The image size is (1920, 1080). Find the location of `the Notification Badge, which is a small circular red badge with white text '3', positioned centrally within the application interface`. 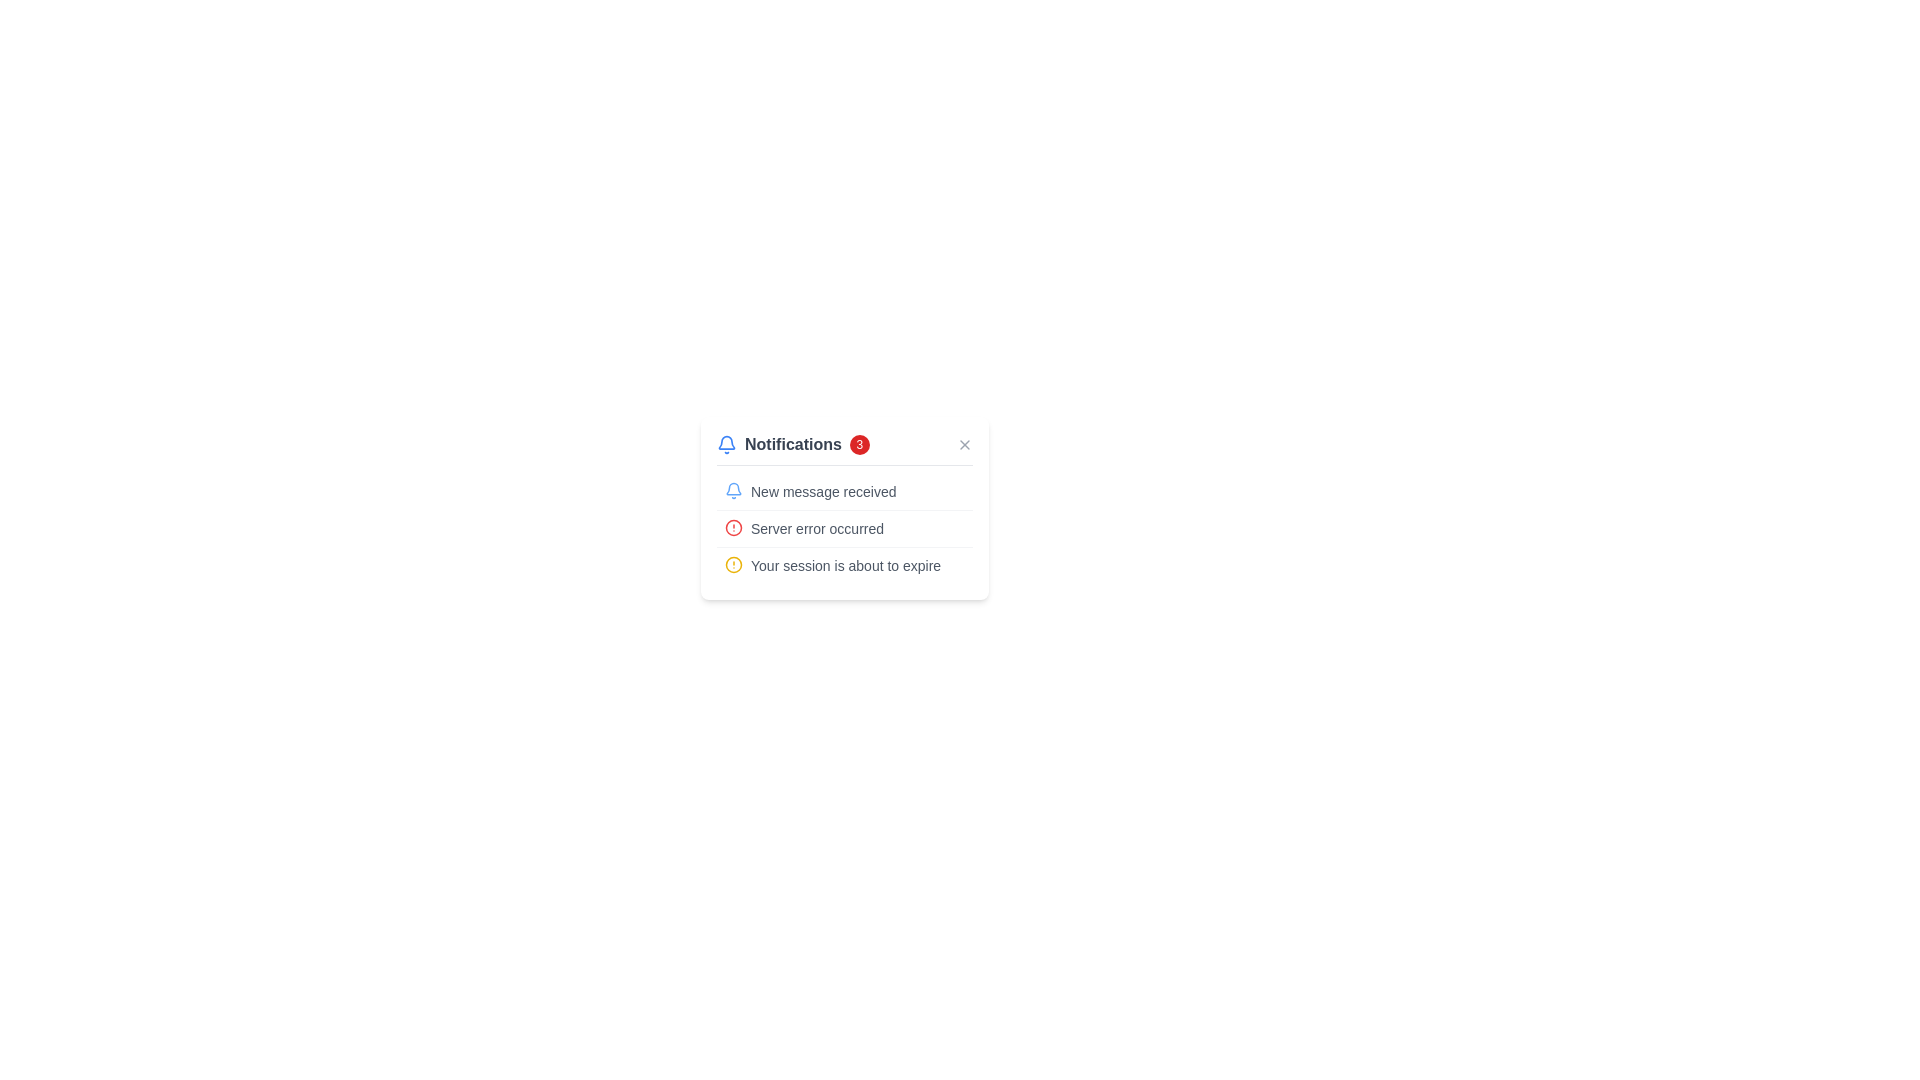

the Notification Badge, which is a small circular red badge with white text '3', positioned centrally within the application interface is located at coordinates (859, 443).